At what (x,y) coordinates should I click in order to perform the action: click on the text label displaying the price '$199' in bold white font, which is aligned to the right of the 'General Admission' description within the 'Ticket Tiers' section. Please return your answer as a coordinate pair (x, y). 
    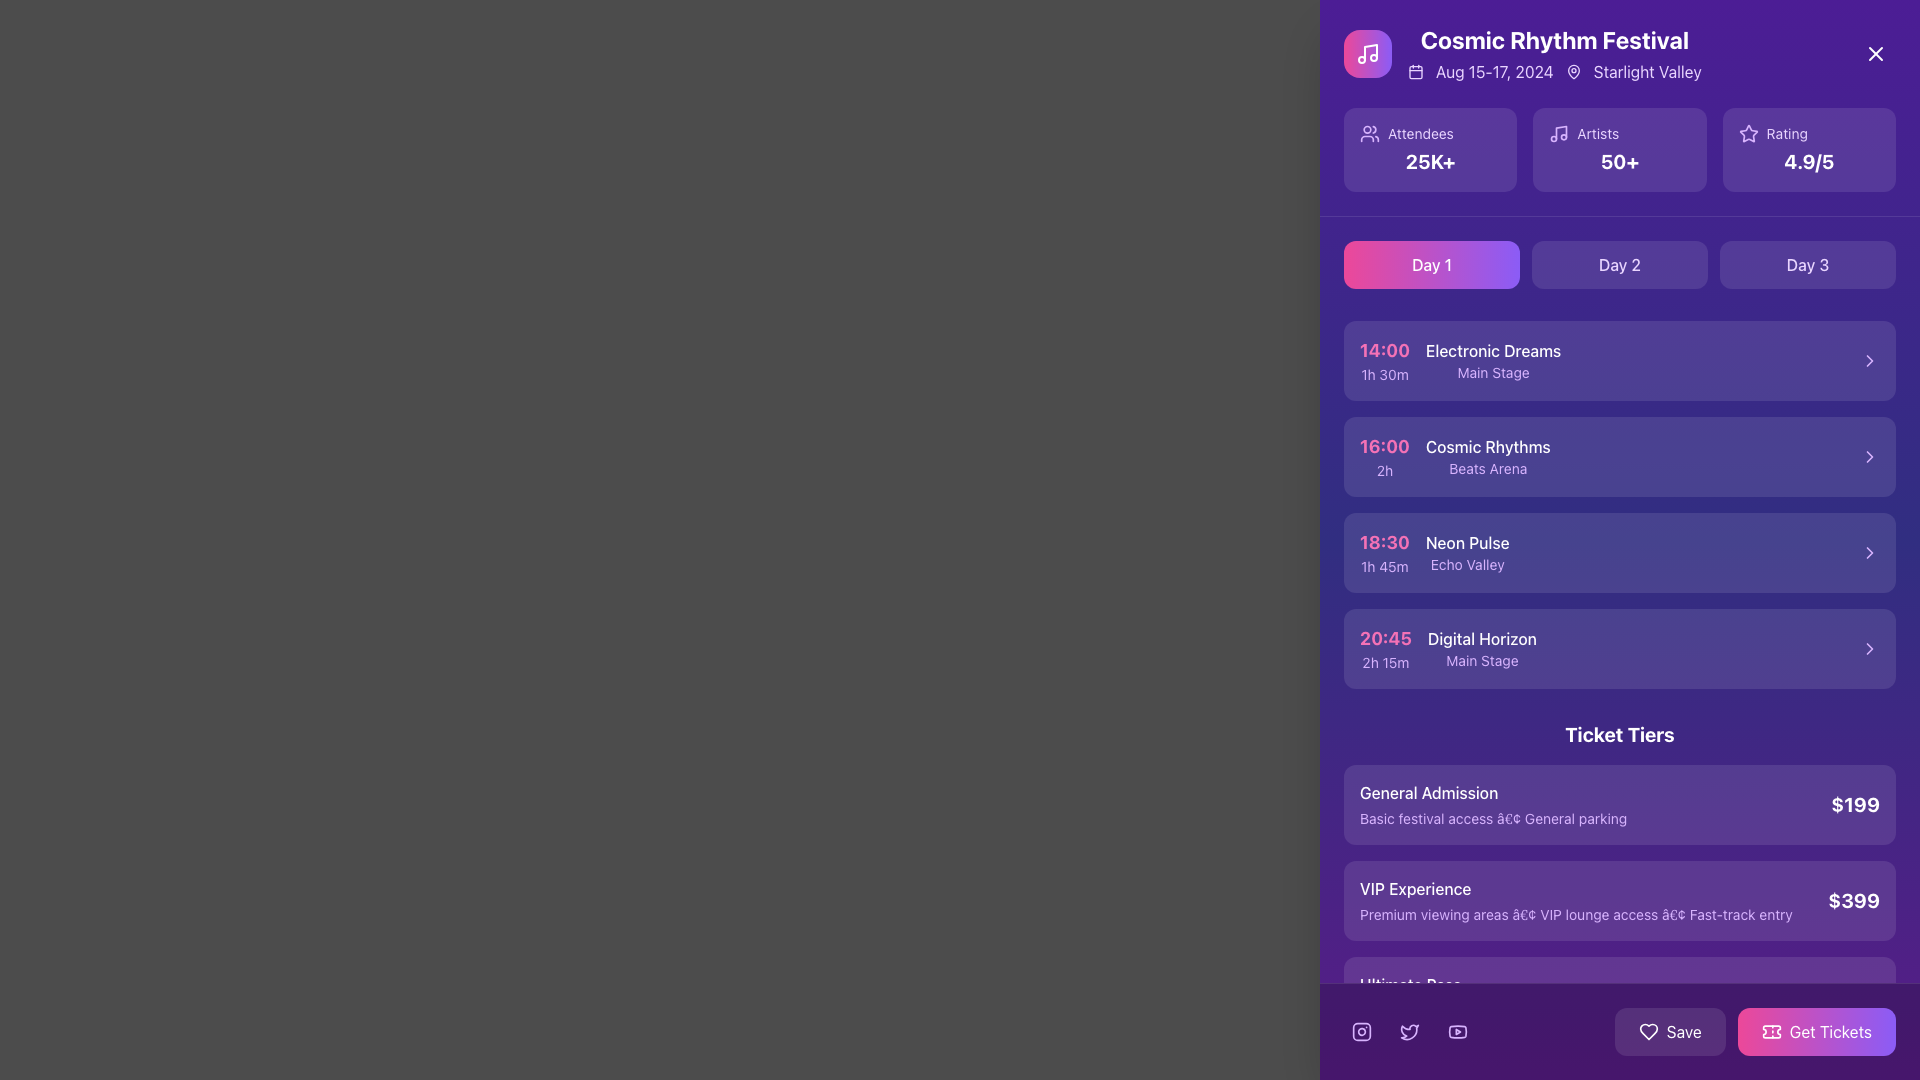
    Looking at the image, I should click on (1854, 804).